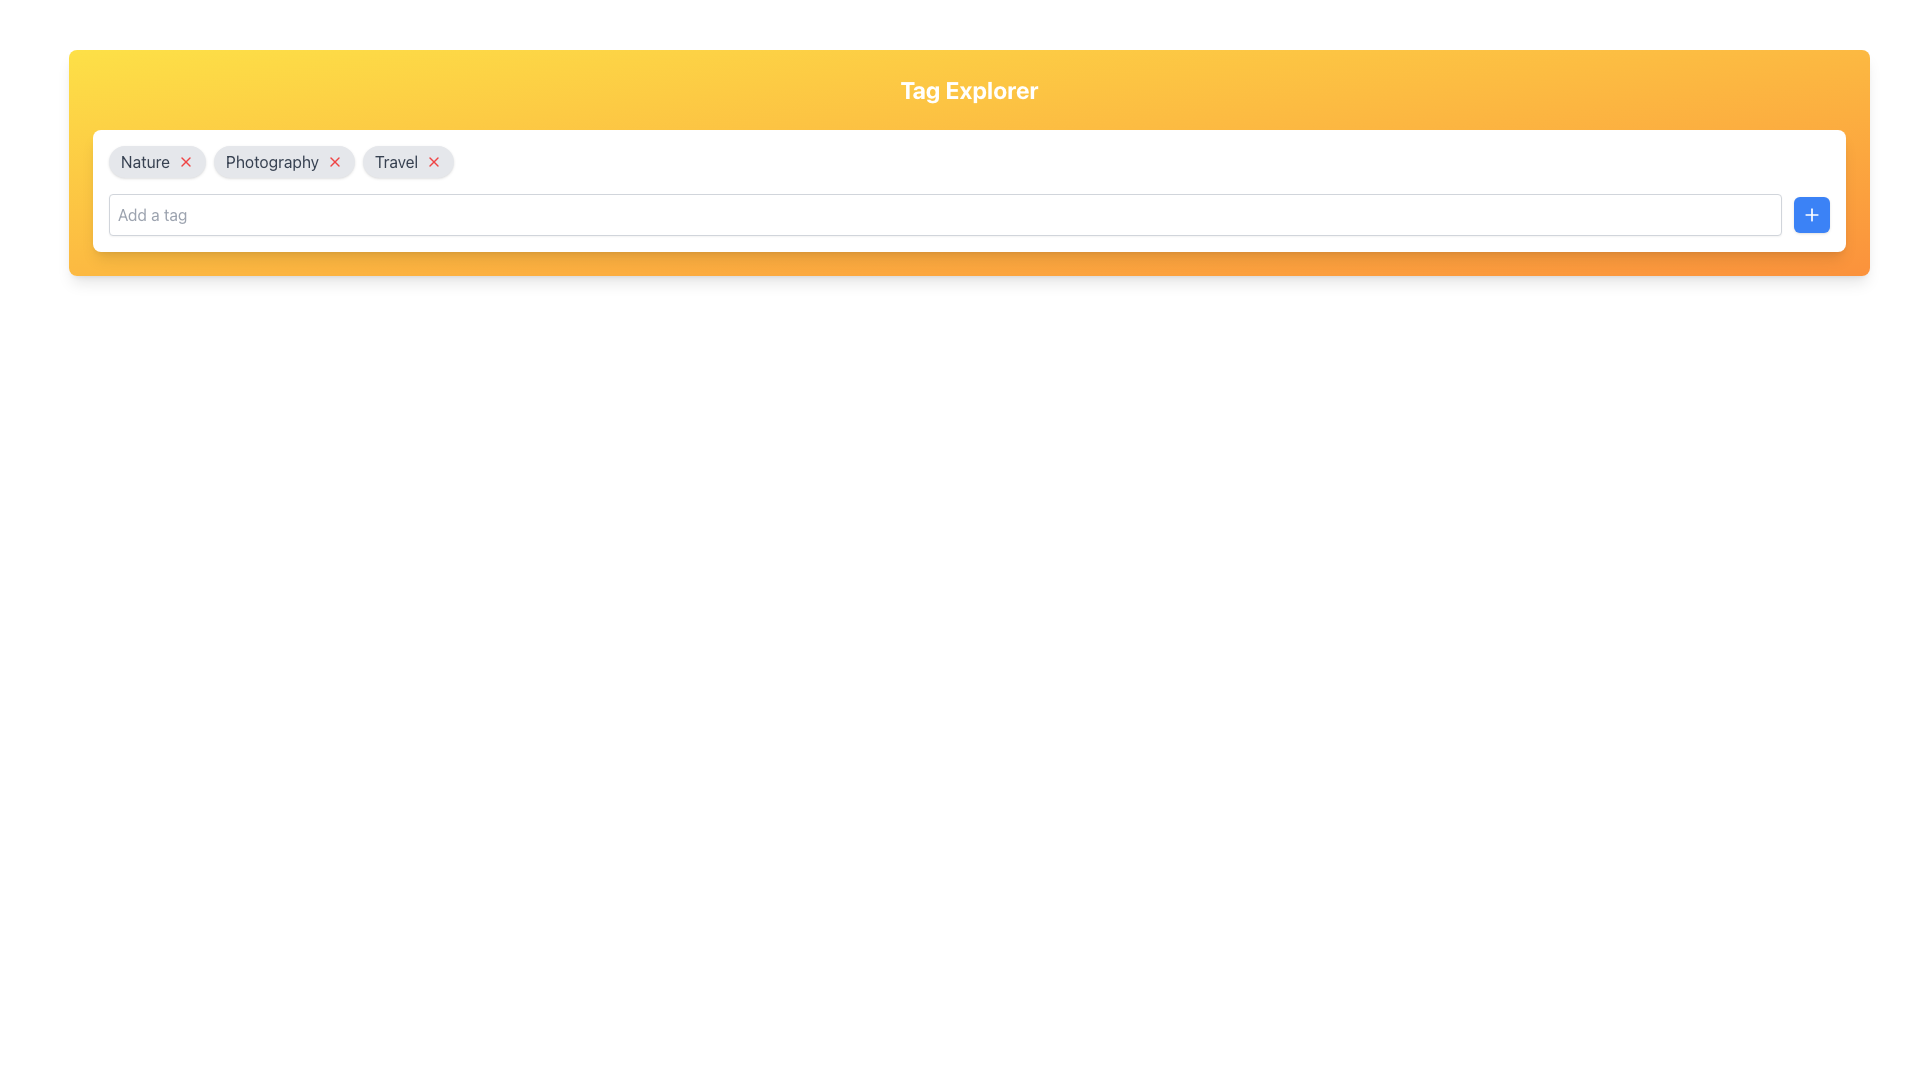 Image resolution: width=1920 pixels, height=1080 pixels. Describe the element at coordinates (396, 161) in the screenshot. I see `the 'Travel' text label displayed in a light gray rounded rectangular badge, positioned third among three tags in the tag selector interface` at that location.